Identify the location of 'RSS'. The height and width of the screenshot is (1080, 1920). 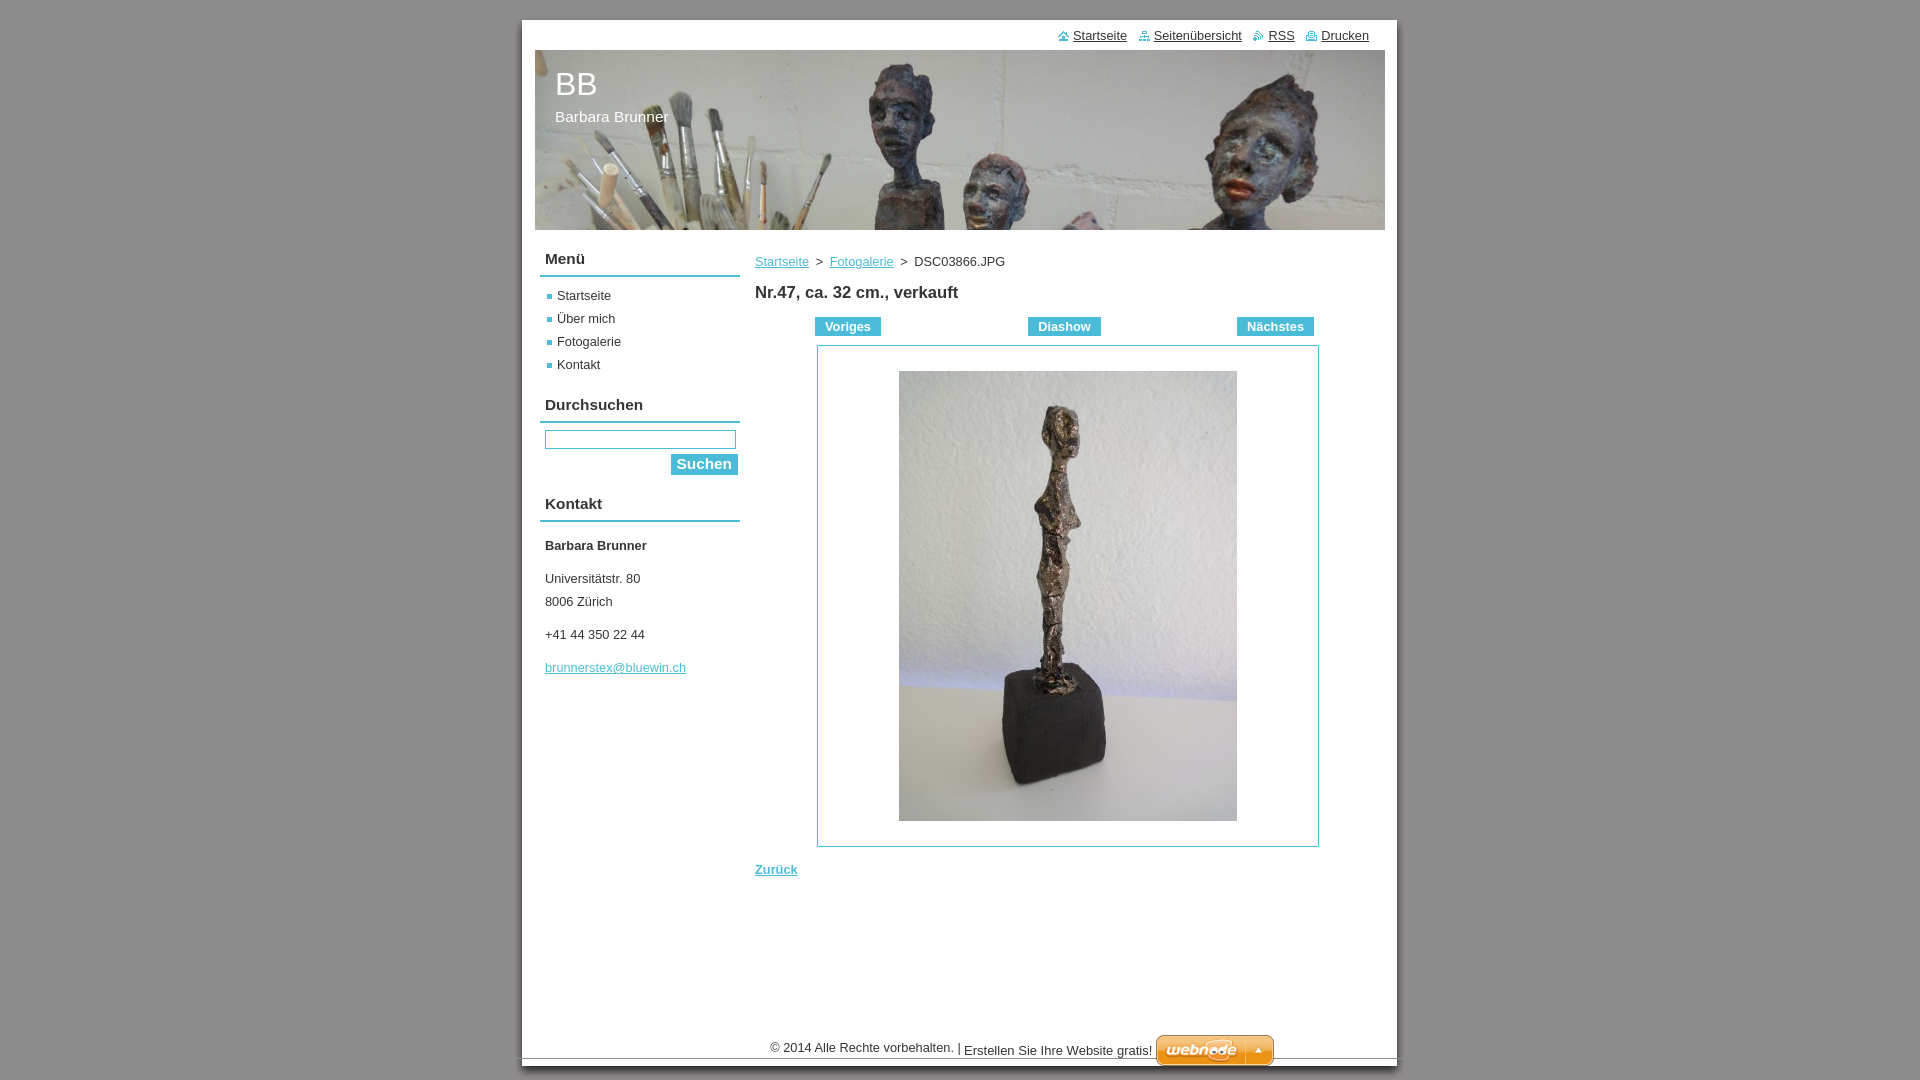
(1272, 35).